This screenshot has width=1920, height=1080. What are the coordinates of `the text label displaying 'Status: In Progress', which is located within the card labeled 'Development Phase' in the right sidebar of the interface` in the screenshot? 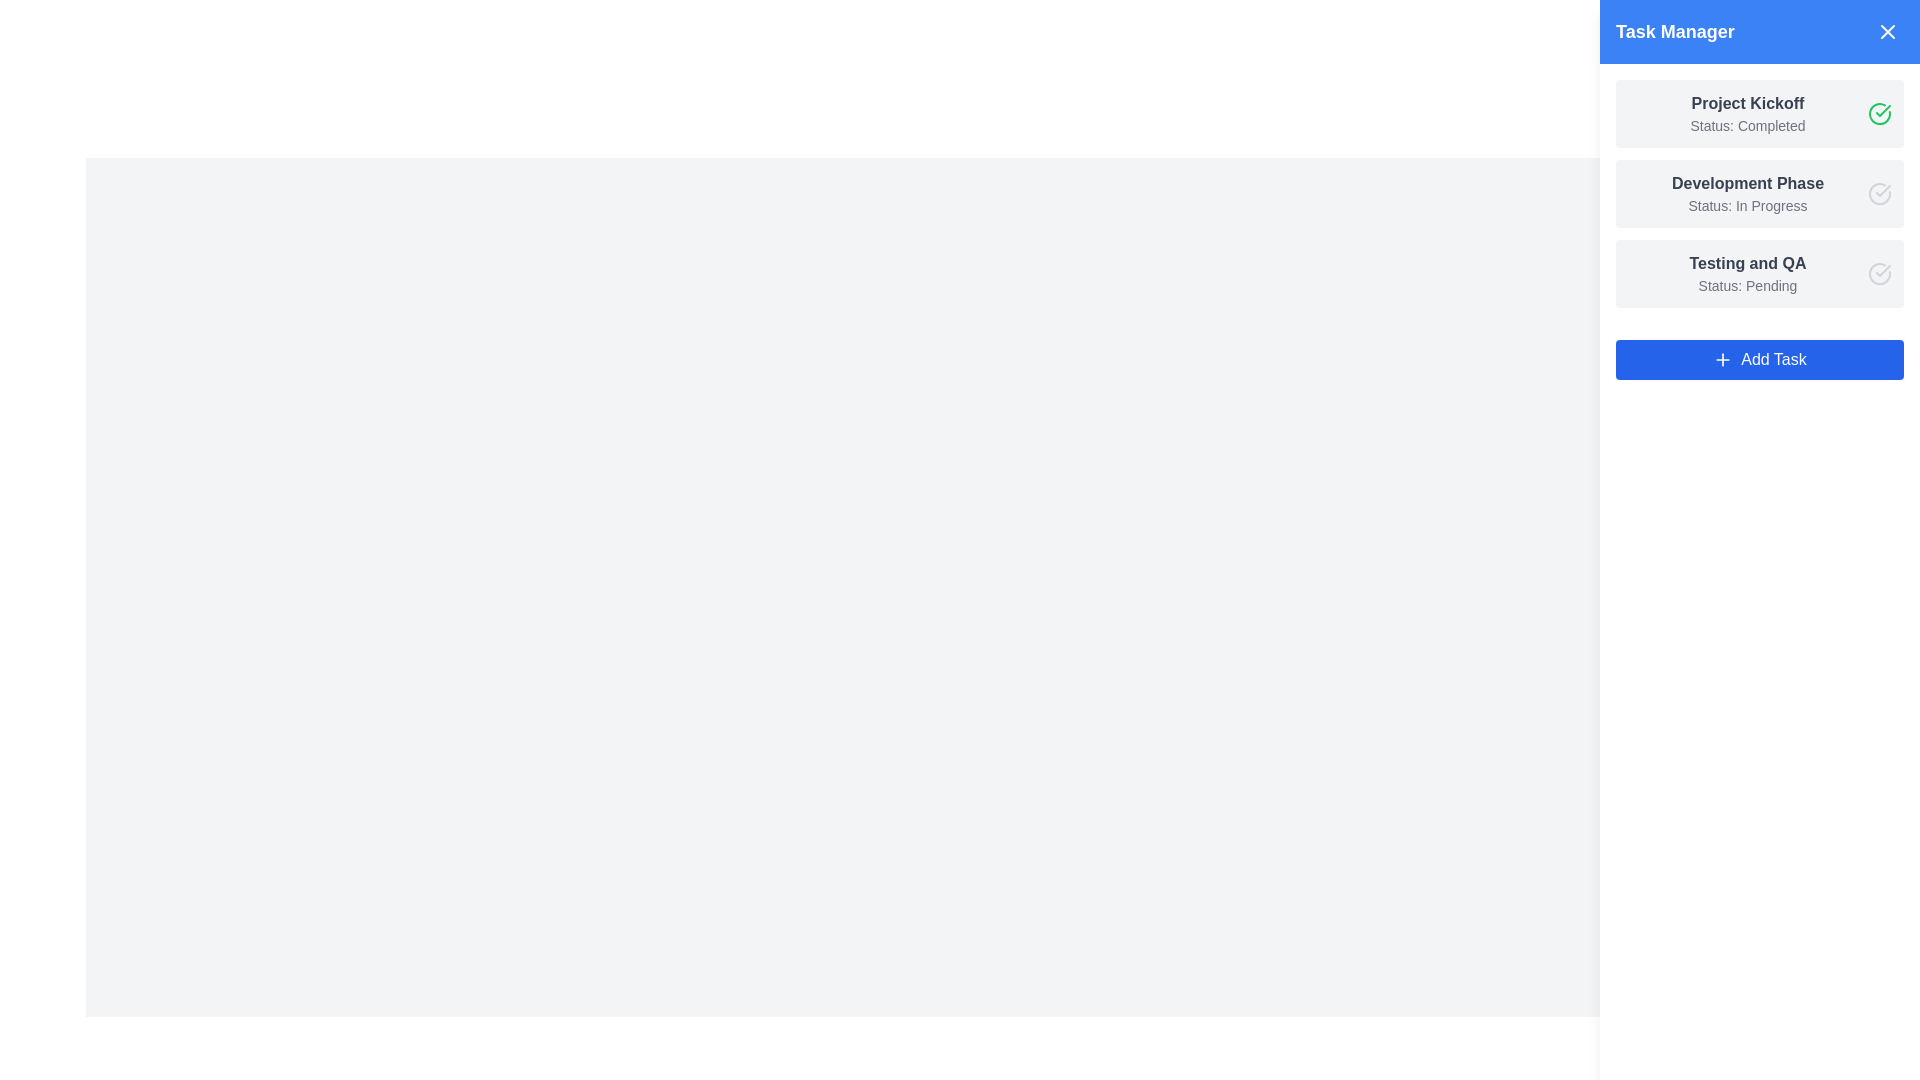 It's located at (1746, 205).